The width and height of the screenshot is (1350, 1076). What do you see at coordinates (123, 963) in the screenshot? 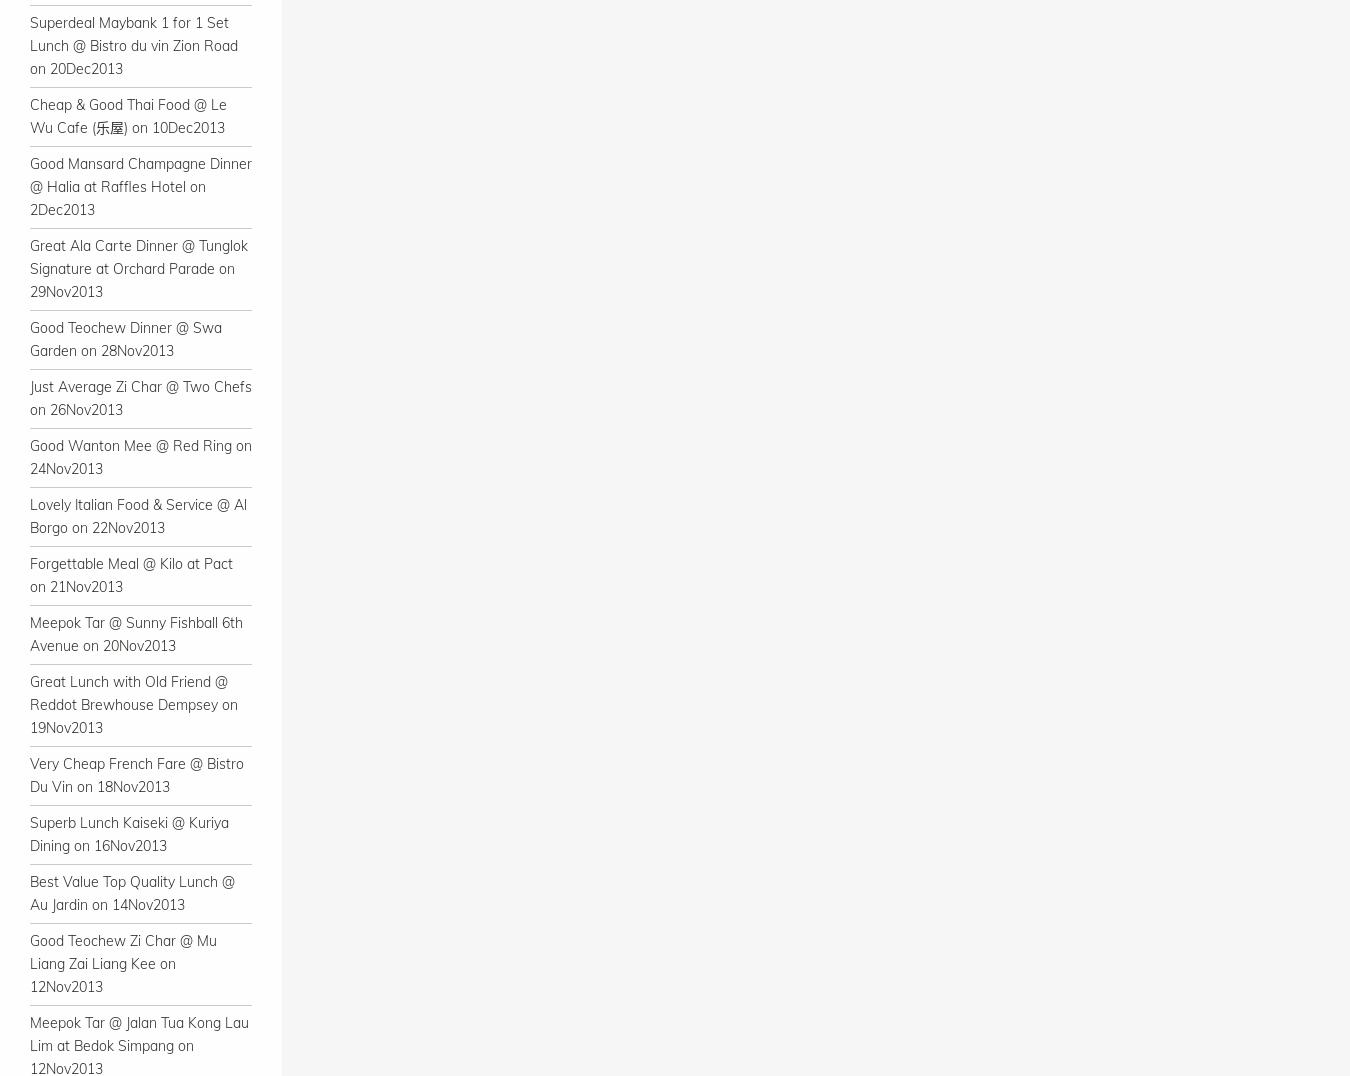
I see `'Good Teochew Zi Char @ Mu Liang Zai Liang Kee on 12Nov2013'` at bounding box center [123, 963].